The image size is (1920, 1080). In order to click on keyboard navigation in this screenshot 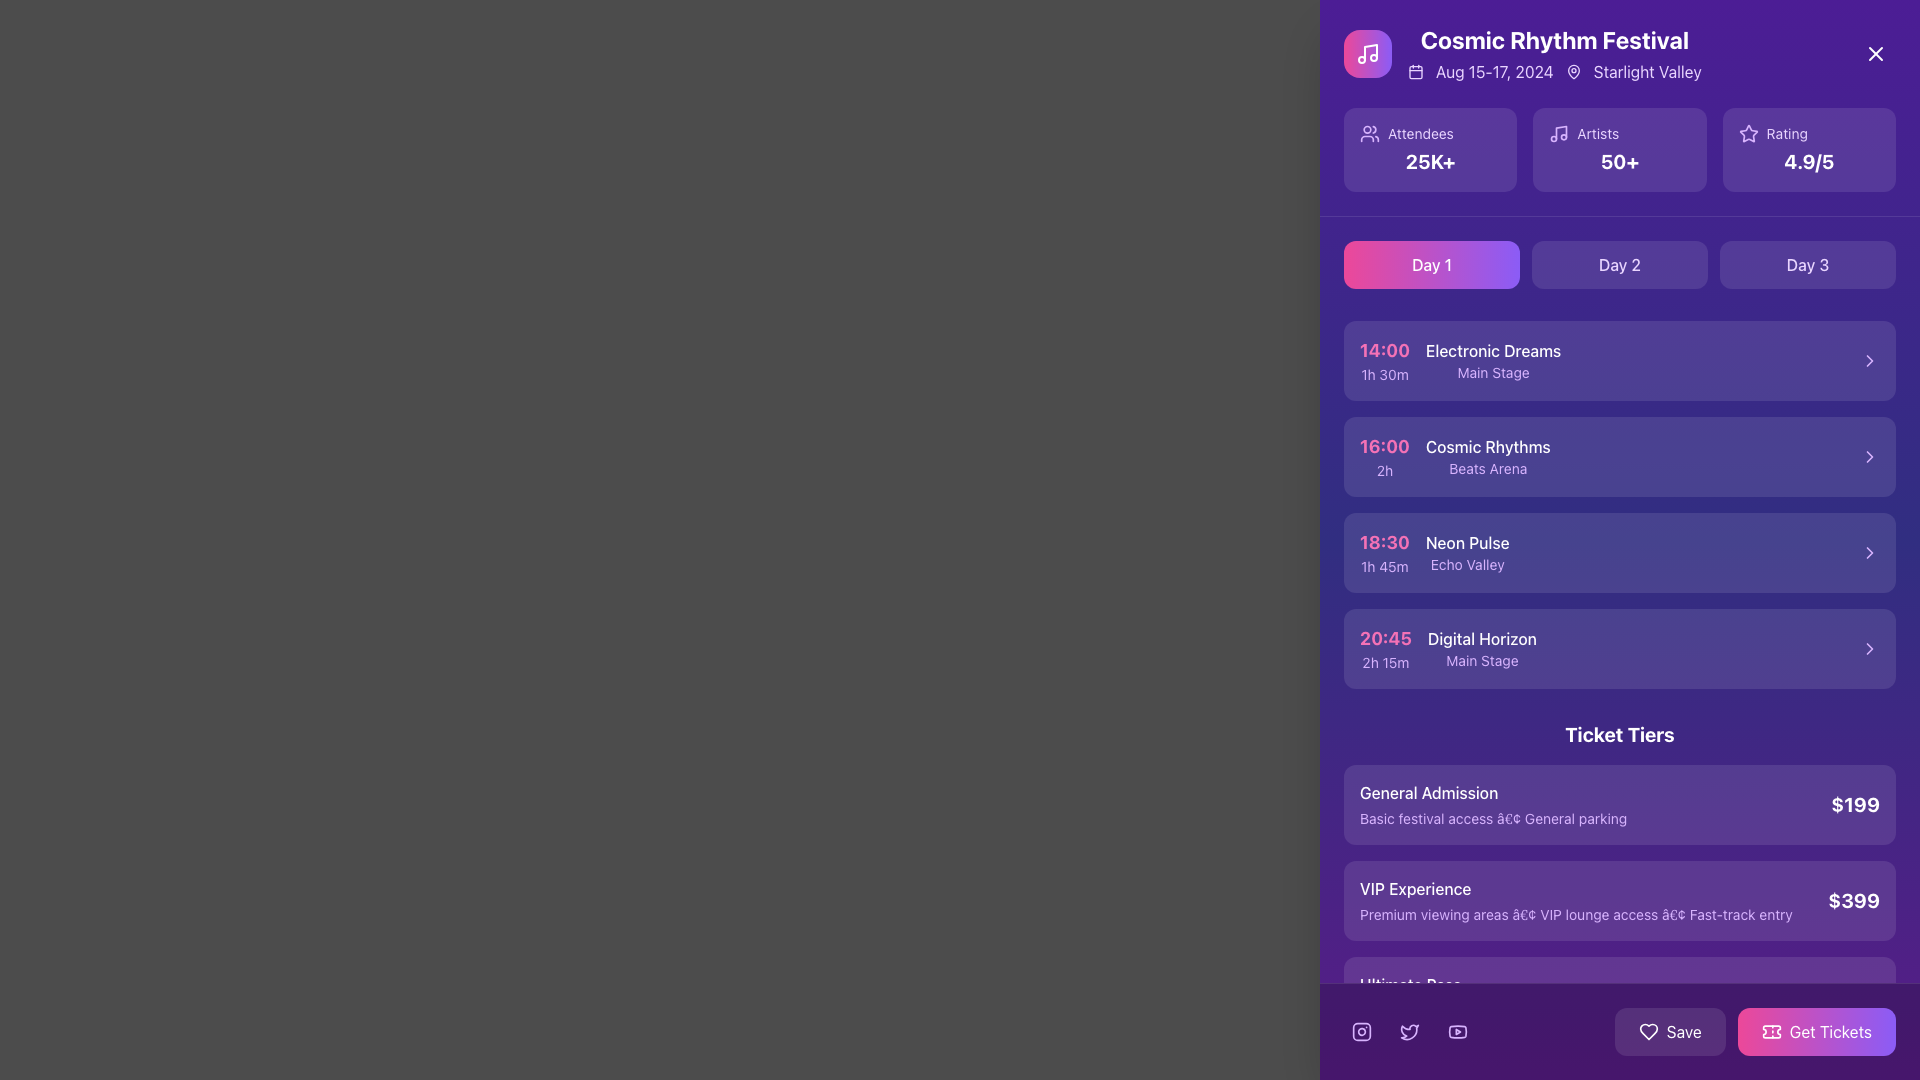, I will do `click(1620, 456)`.